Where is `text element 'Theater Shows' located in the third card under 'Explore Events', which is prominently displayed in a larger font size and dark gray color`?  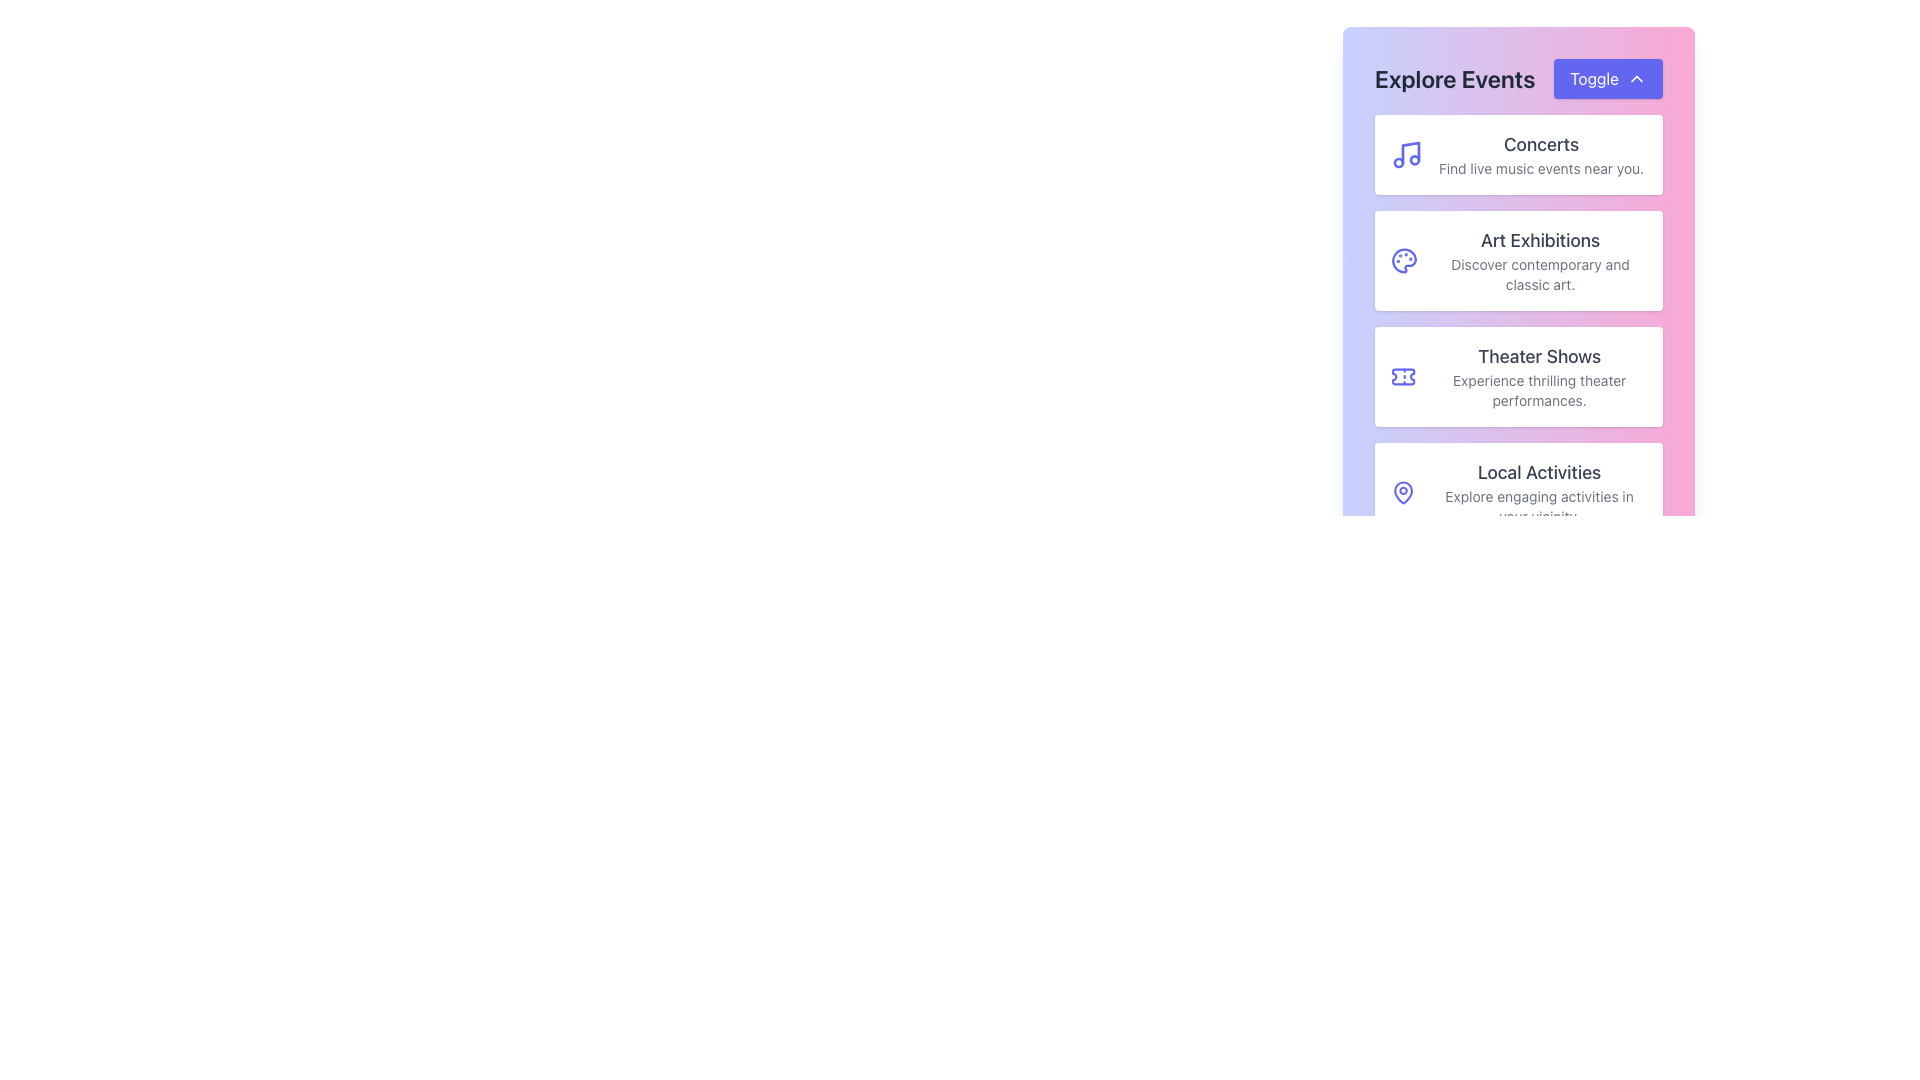
text element 'Theater Shows' located in the third card under 'Explore Events', which is prominently displayed in a larger font size and dark gray color is located at coordinates (1538, 356).